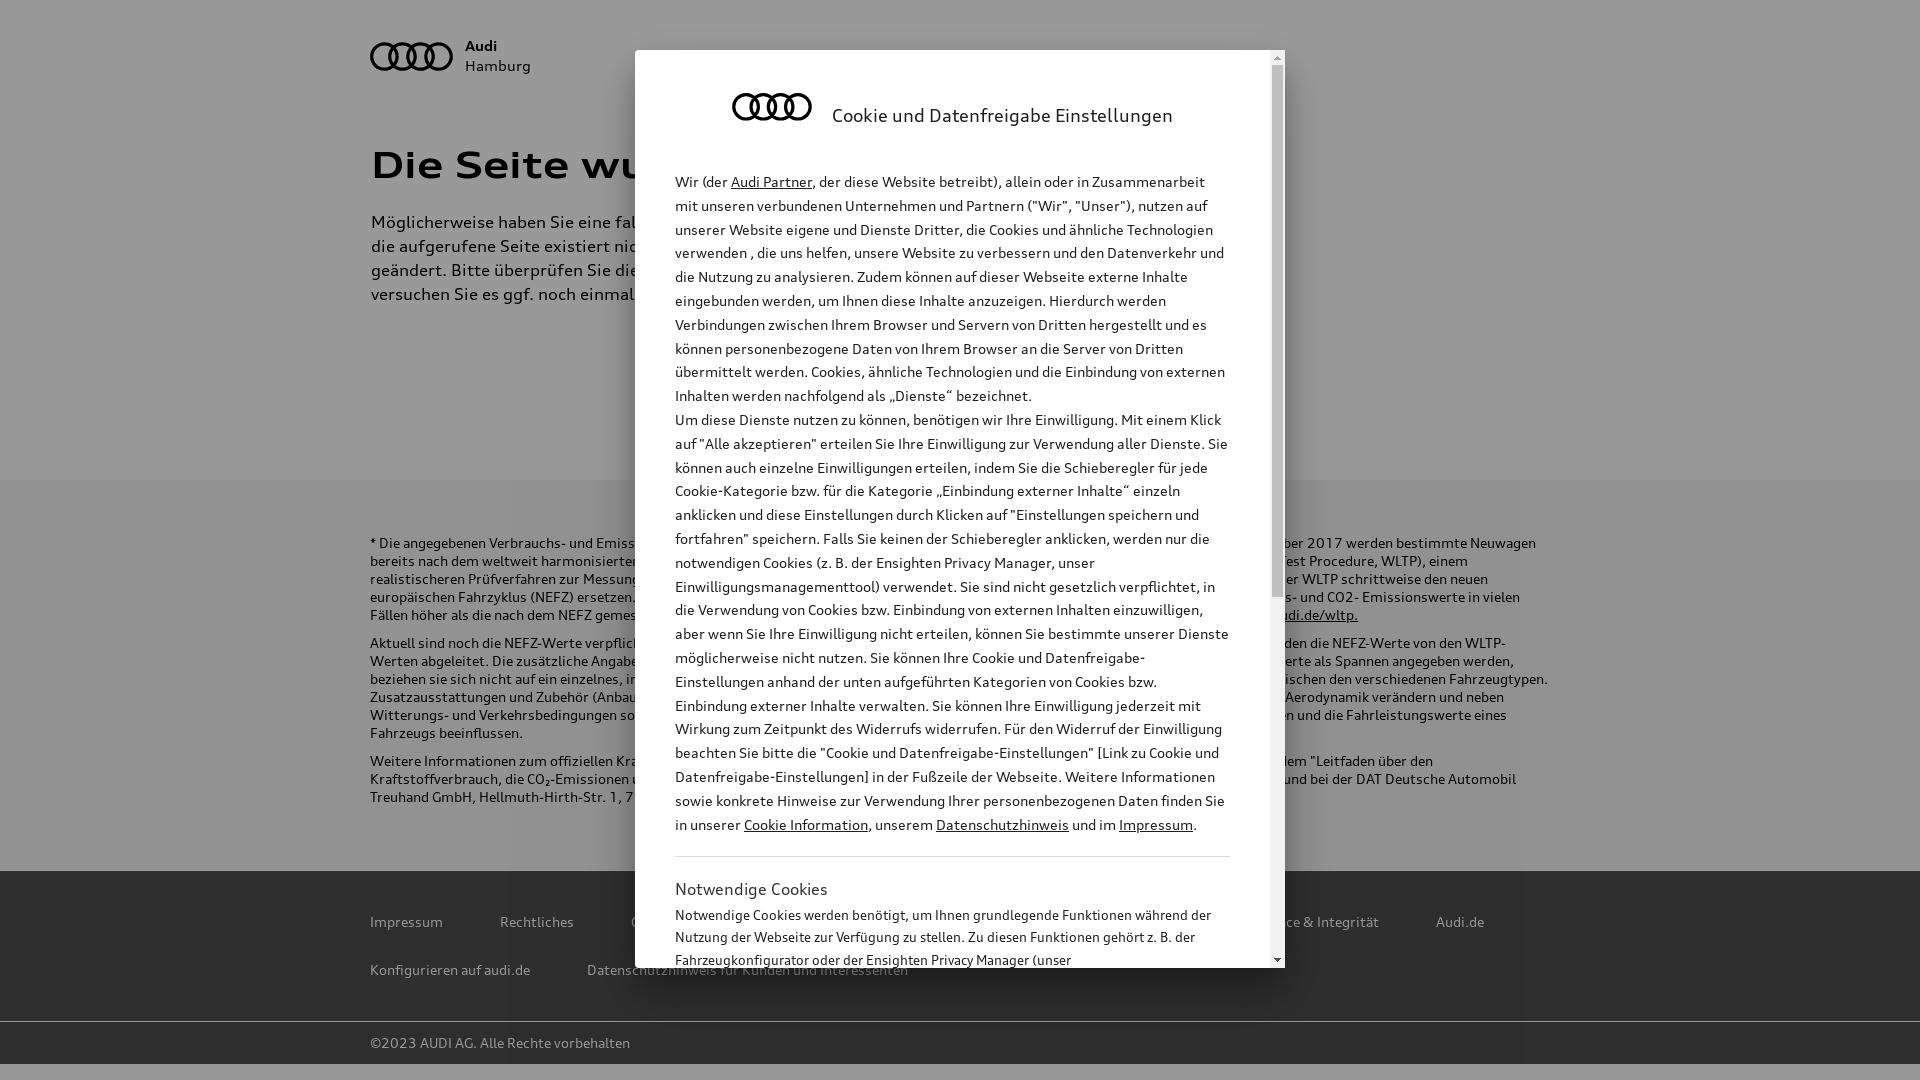 The image size is (1920, 1080). What do you see at coordinates (734, 921) in the screenshot?
I see `'Copyright & Haftungsausschluss'` at bounding box center [734, 921].